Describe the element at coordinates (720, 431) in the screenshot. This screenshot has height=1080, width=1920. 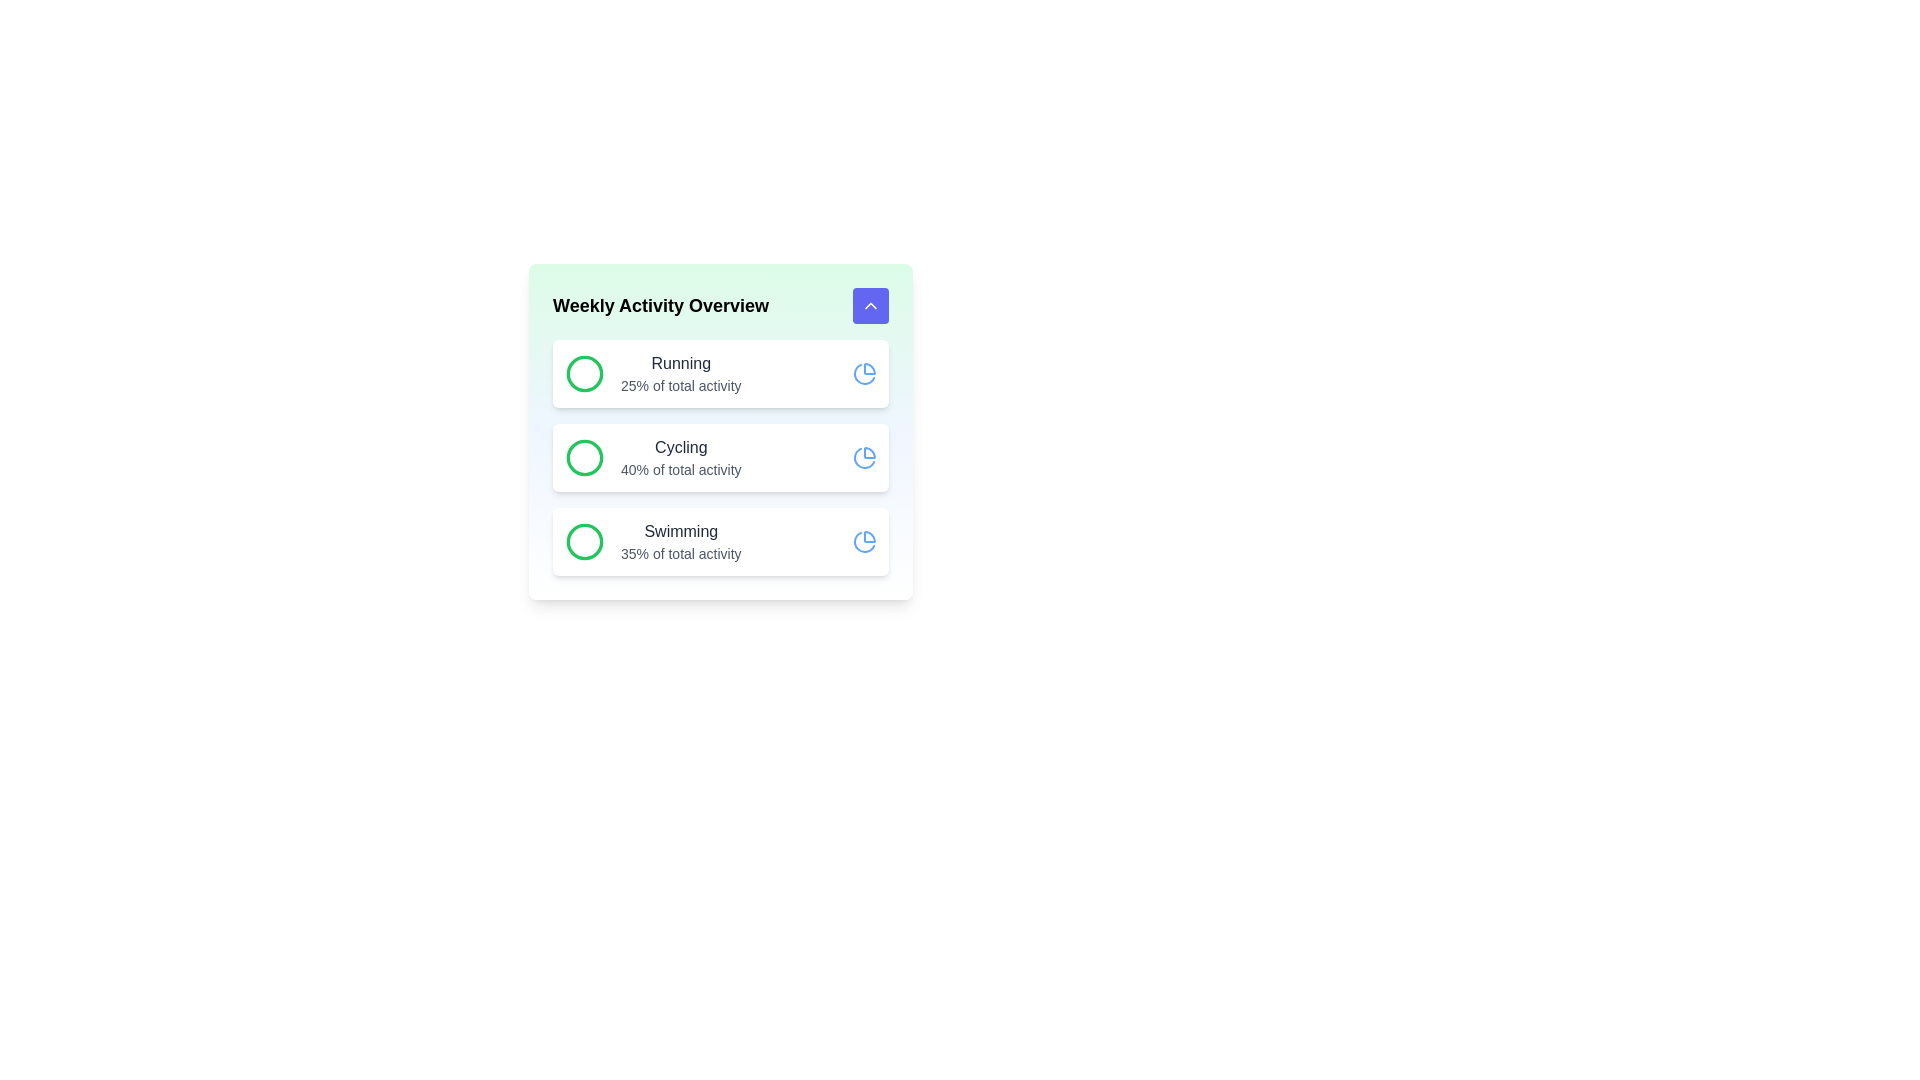
I see `the interactive icons or buttons within the Information card that displays weekly activity statistics for Running, Cycling, and Swimming` at that location.